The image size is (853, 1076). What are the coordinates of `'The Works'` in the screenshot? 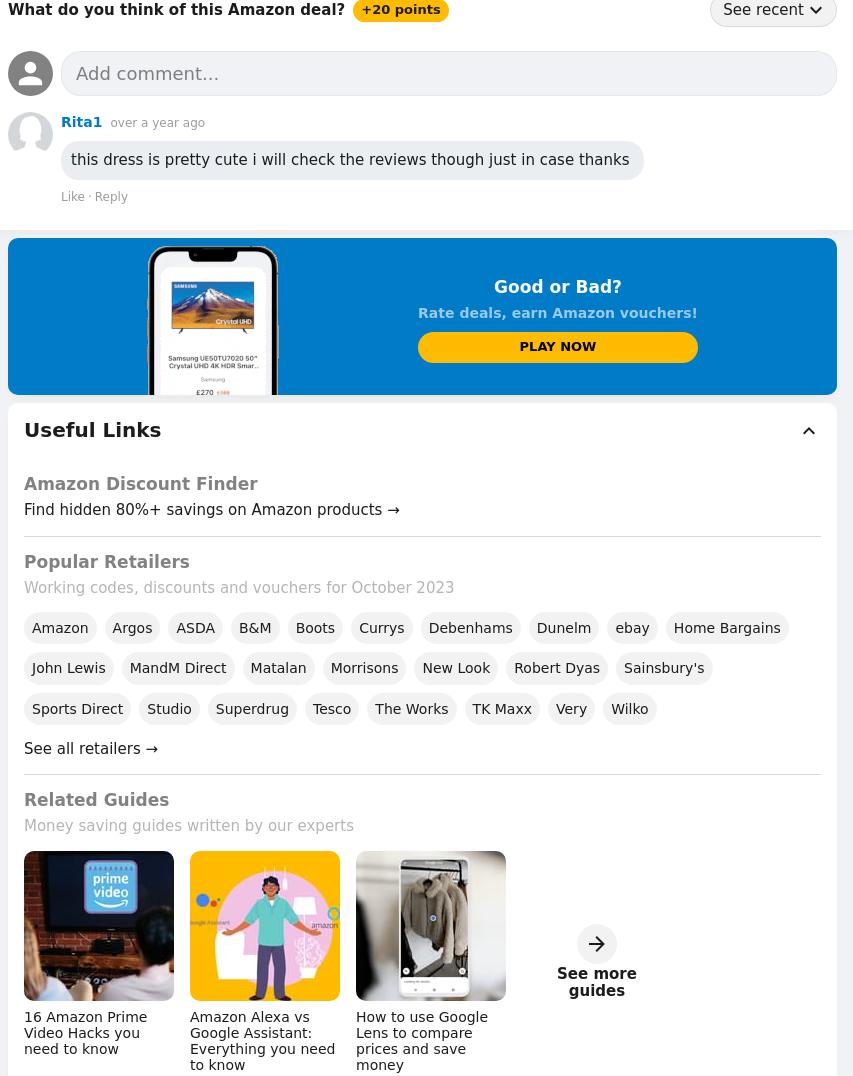 It's located at (410, 708).